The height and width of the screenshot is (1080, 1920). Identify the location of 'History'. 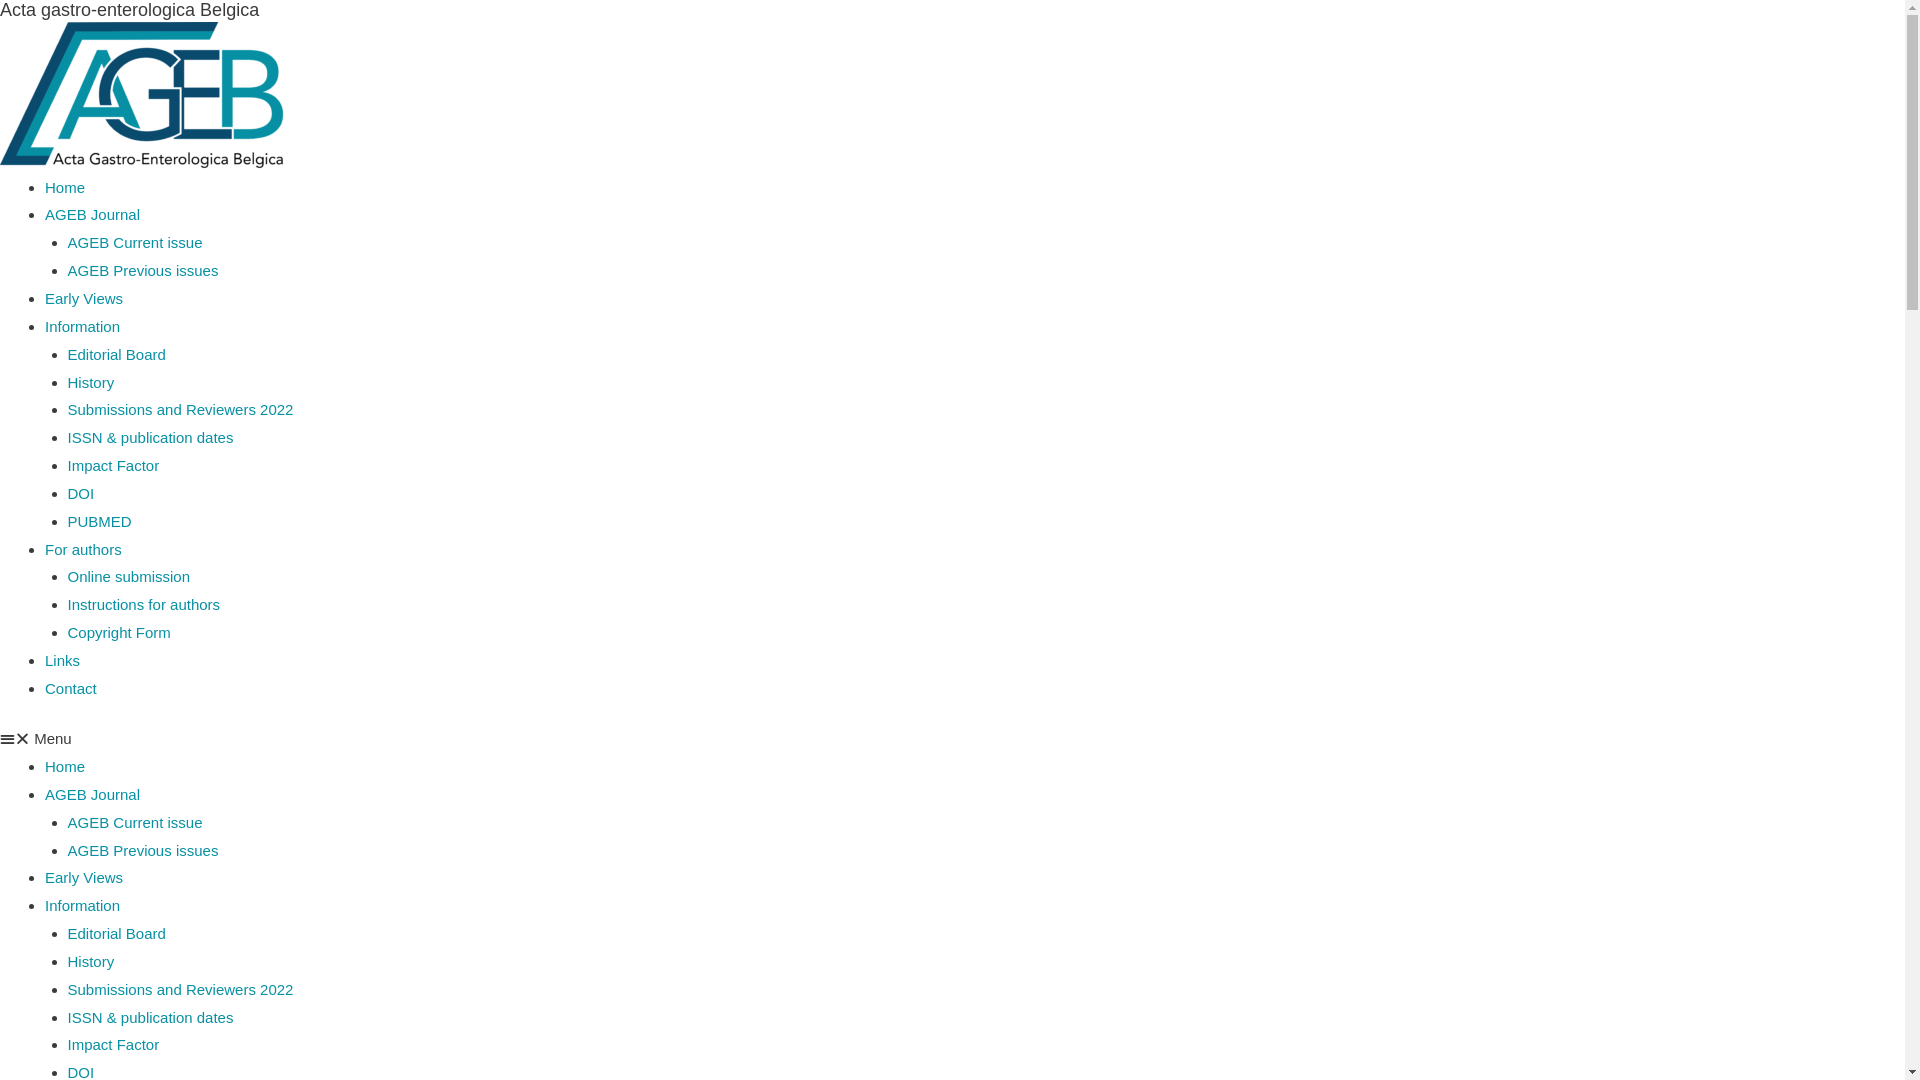
(90, 382).